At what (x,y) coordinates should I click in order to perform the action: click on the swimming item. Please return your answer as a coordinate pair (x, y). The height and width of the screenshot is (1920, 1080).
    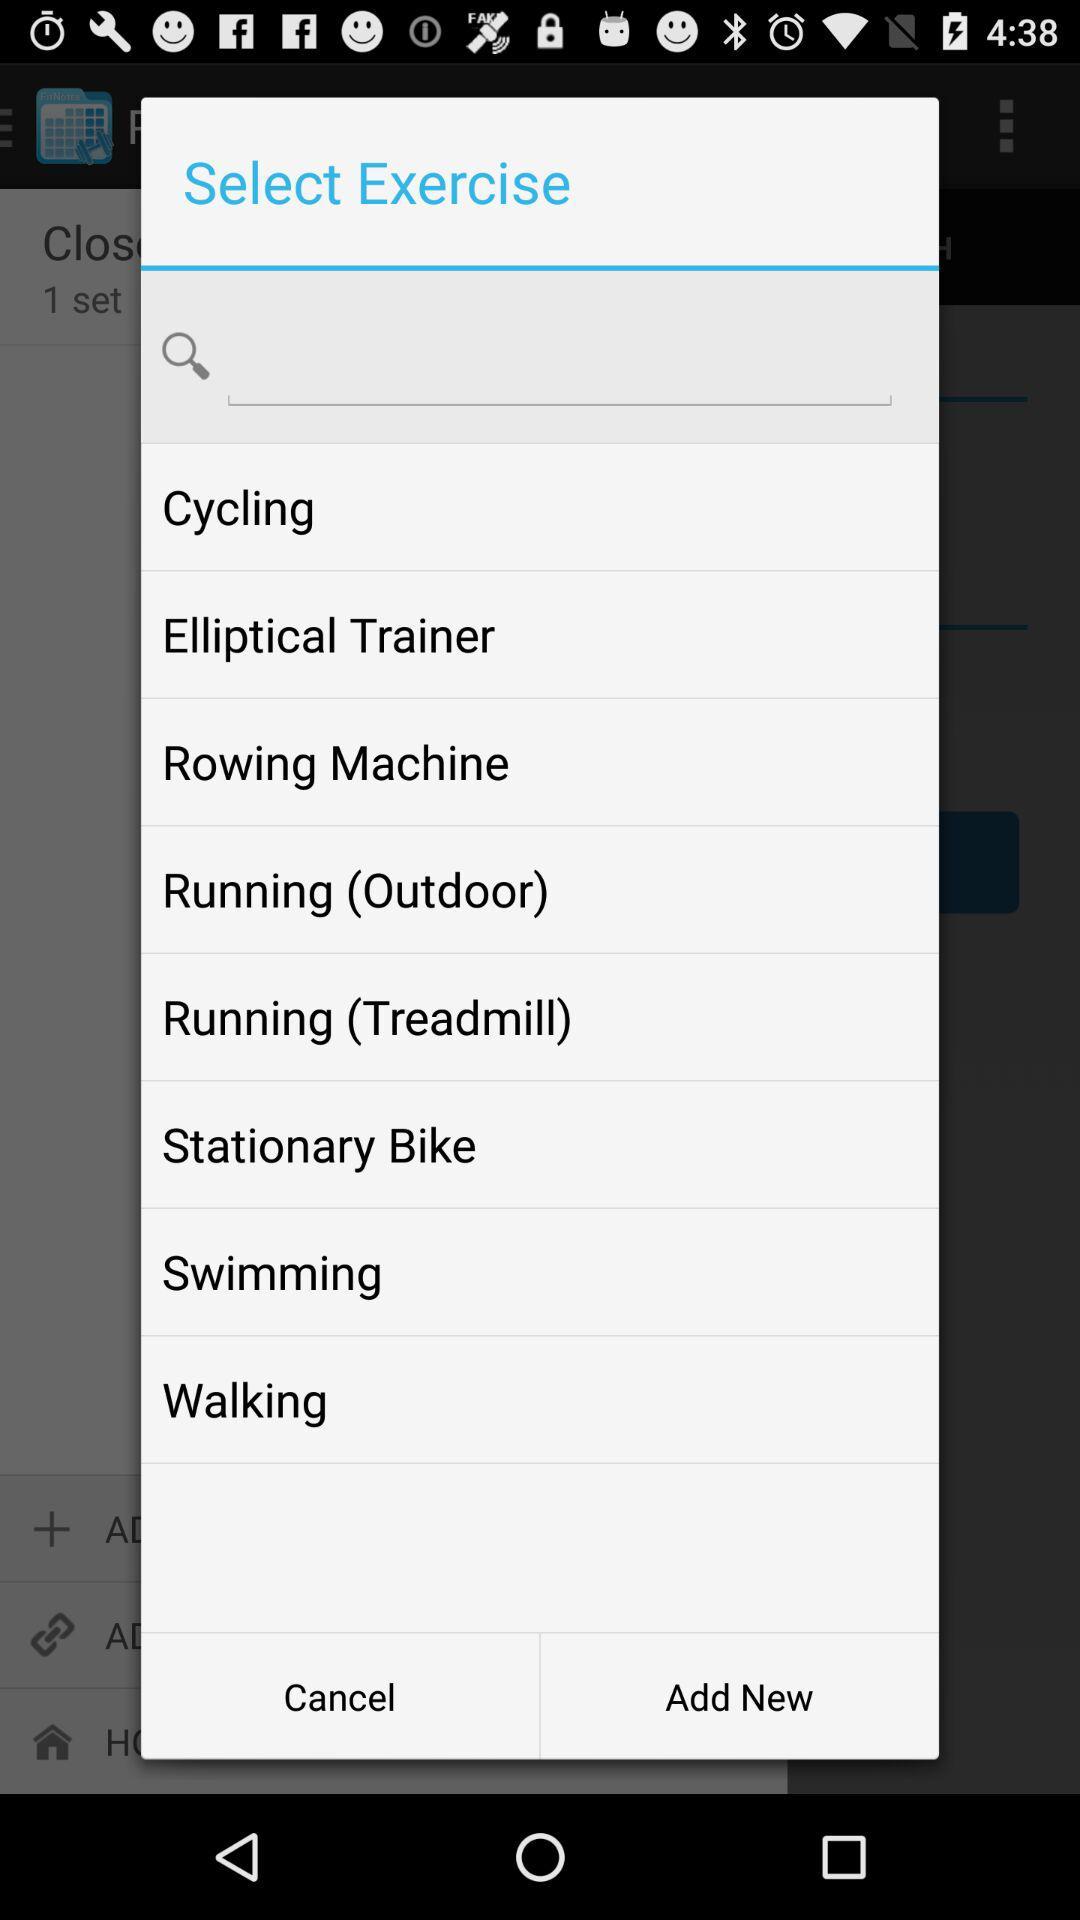
    Looking at the image, I should click on (540, 1271).